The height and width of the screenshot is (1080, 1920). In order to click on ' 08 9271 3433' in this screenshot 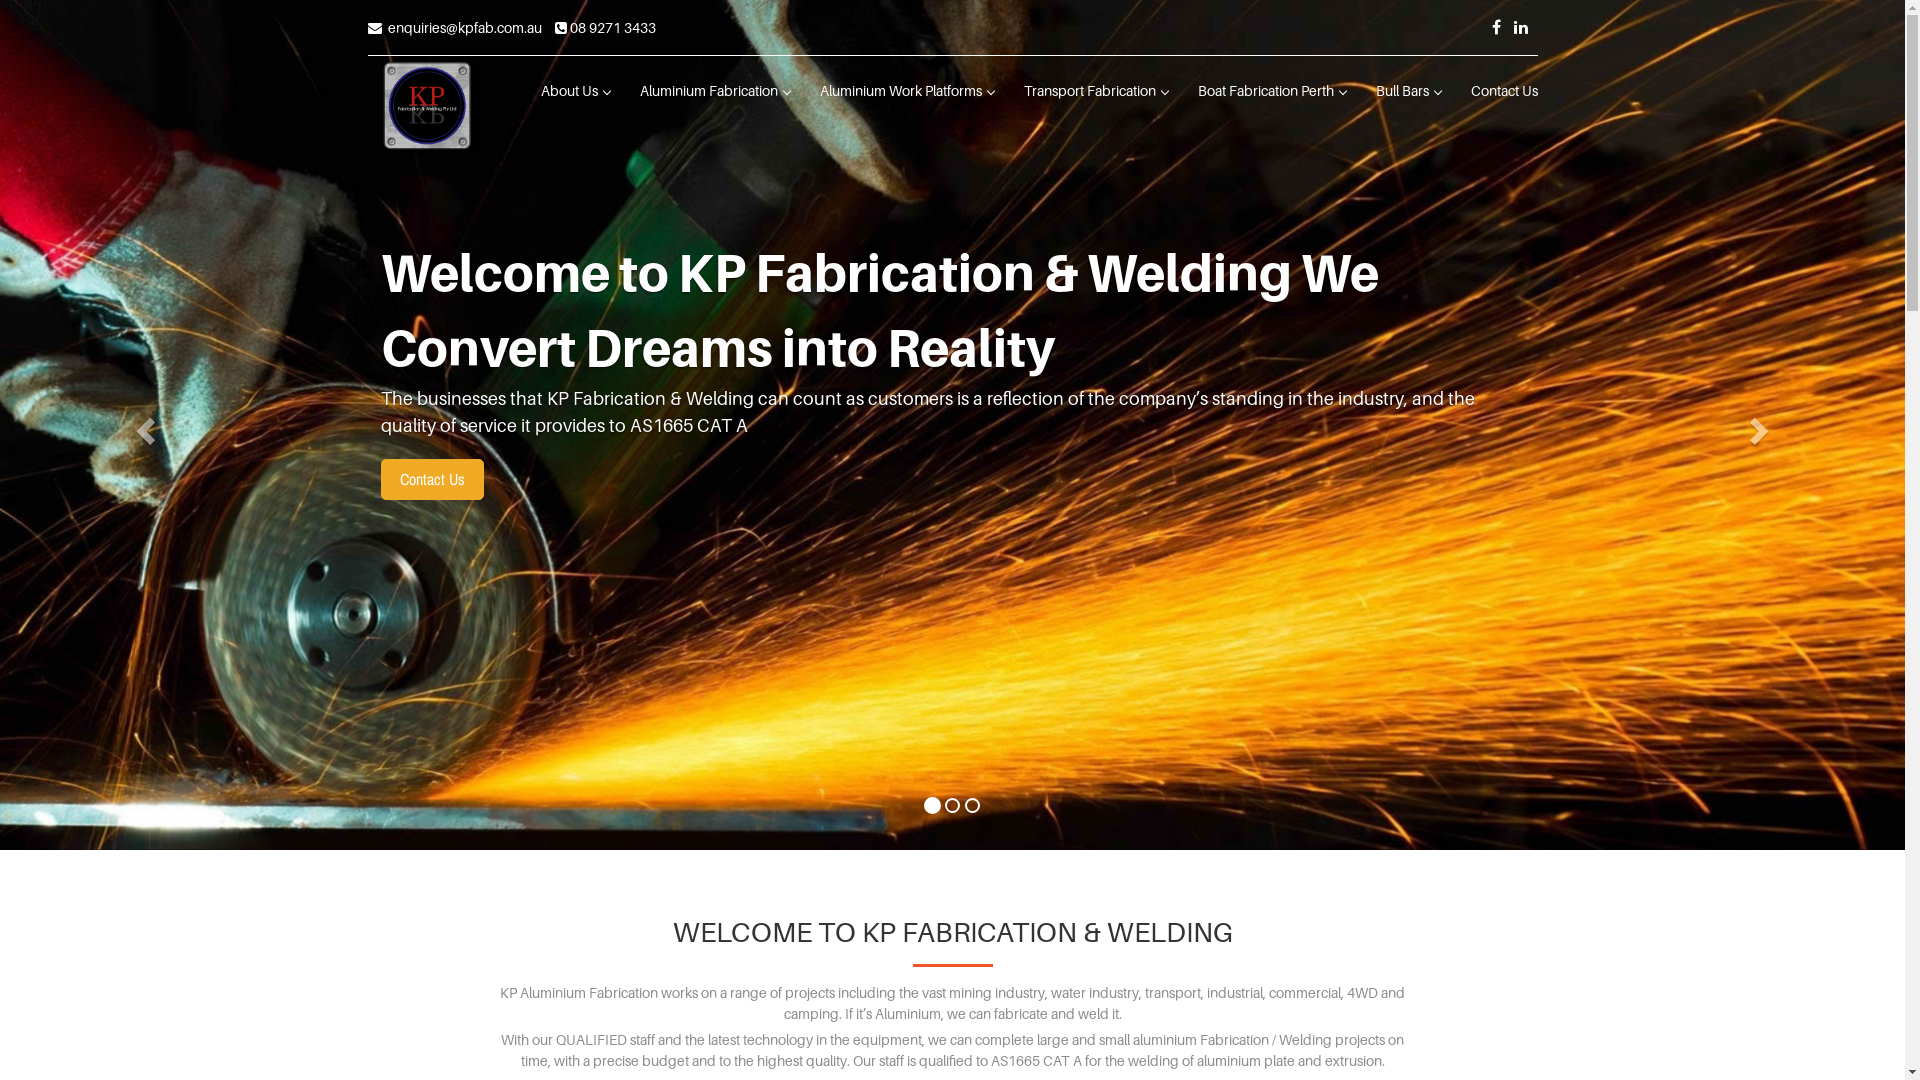, I will do `click(603, 27)`.